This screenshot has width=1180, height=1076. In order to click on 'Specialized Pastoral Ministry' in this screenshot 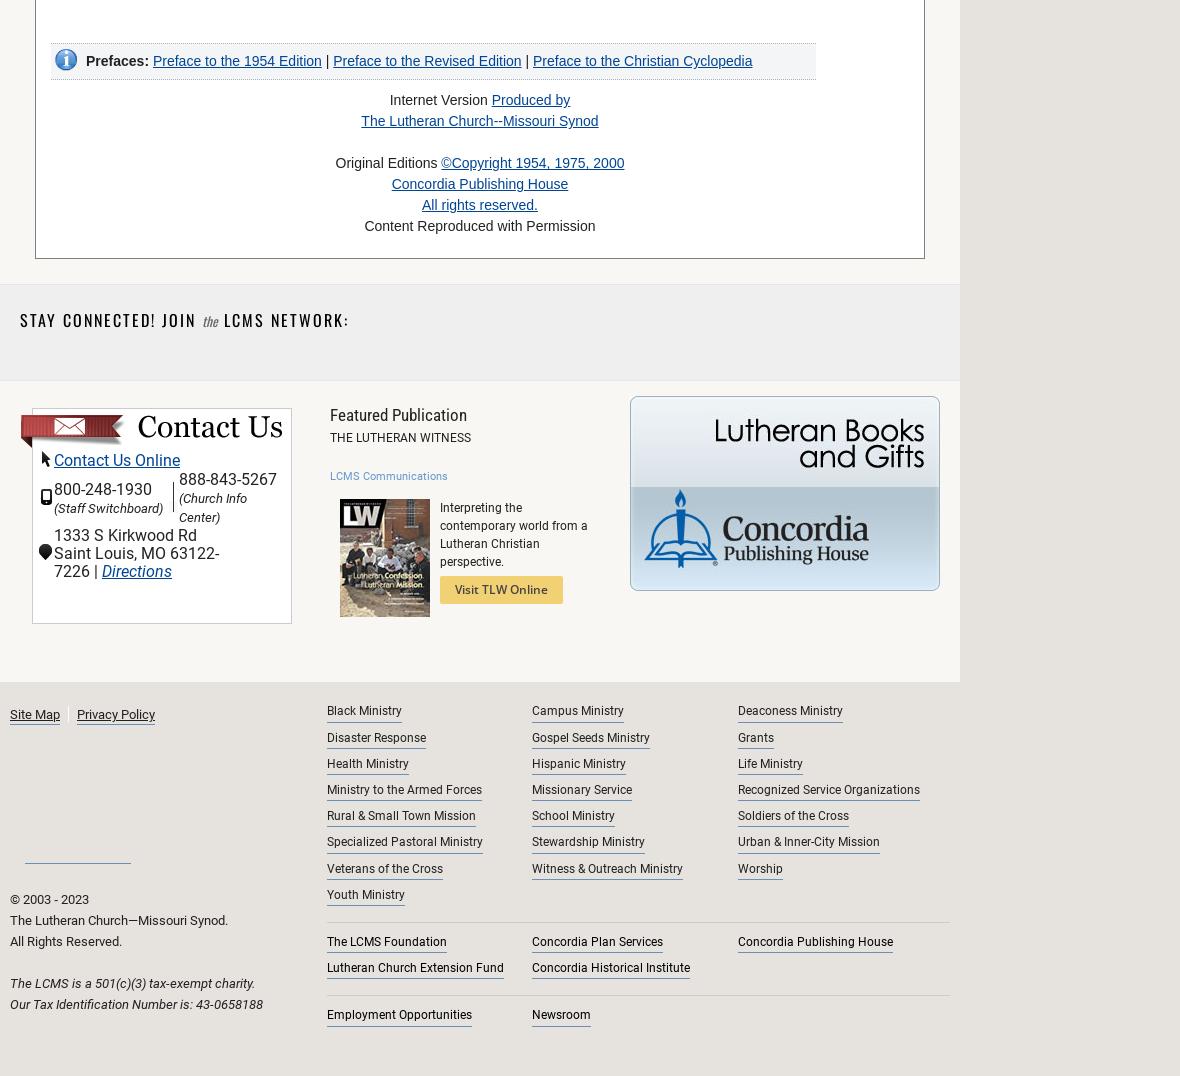, I will do `click(403, 840)`.